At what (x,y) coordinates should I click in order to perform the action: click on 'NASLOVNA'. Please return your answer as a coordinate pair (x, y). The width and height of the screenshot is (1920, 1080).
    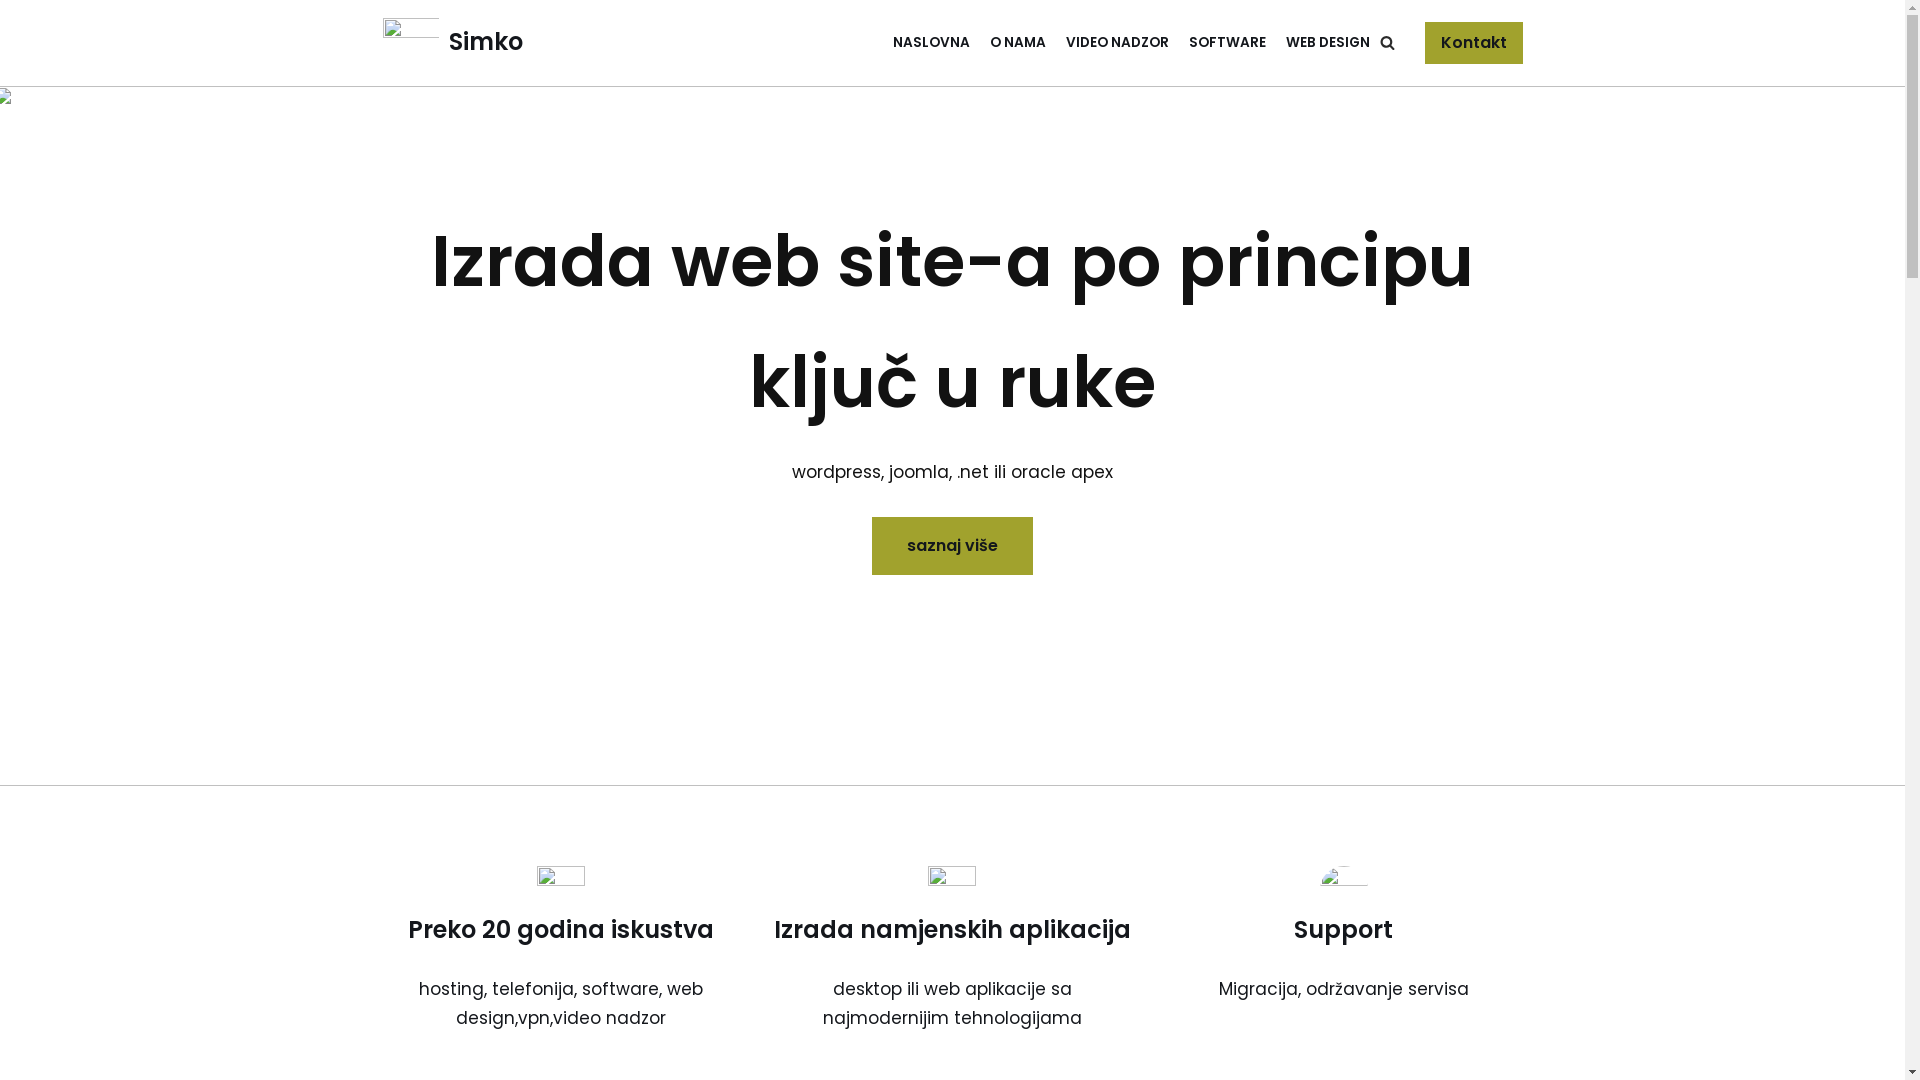
    Looking at the image, I should click on (929, 42).